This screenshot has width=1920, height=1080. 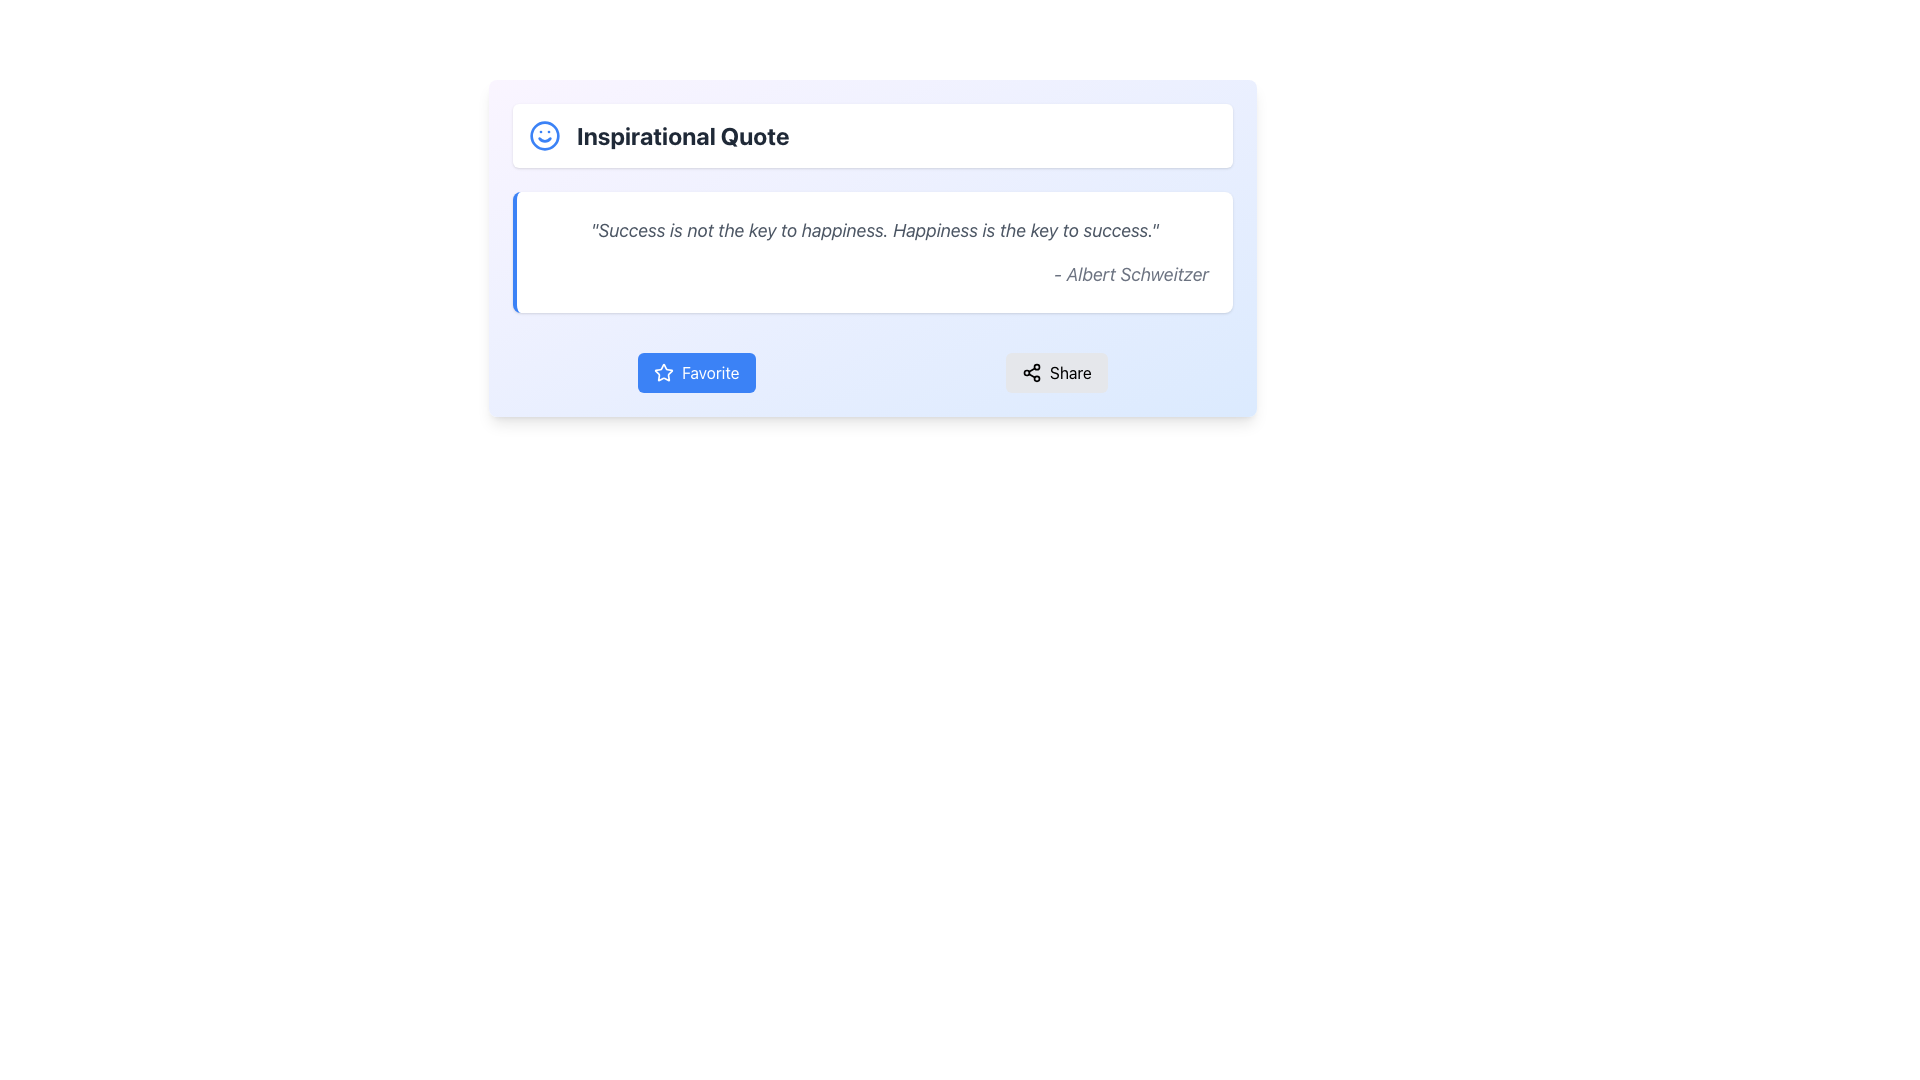 I want to click on the smiley face icon with a circular border and blue color, which is positioned to the left of the 'Inspirational Quote' text, so click(x=545, y=135).